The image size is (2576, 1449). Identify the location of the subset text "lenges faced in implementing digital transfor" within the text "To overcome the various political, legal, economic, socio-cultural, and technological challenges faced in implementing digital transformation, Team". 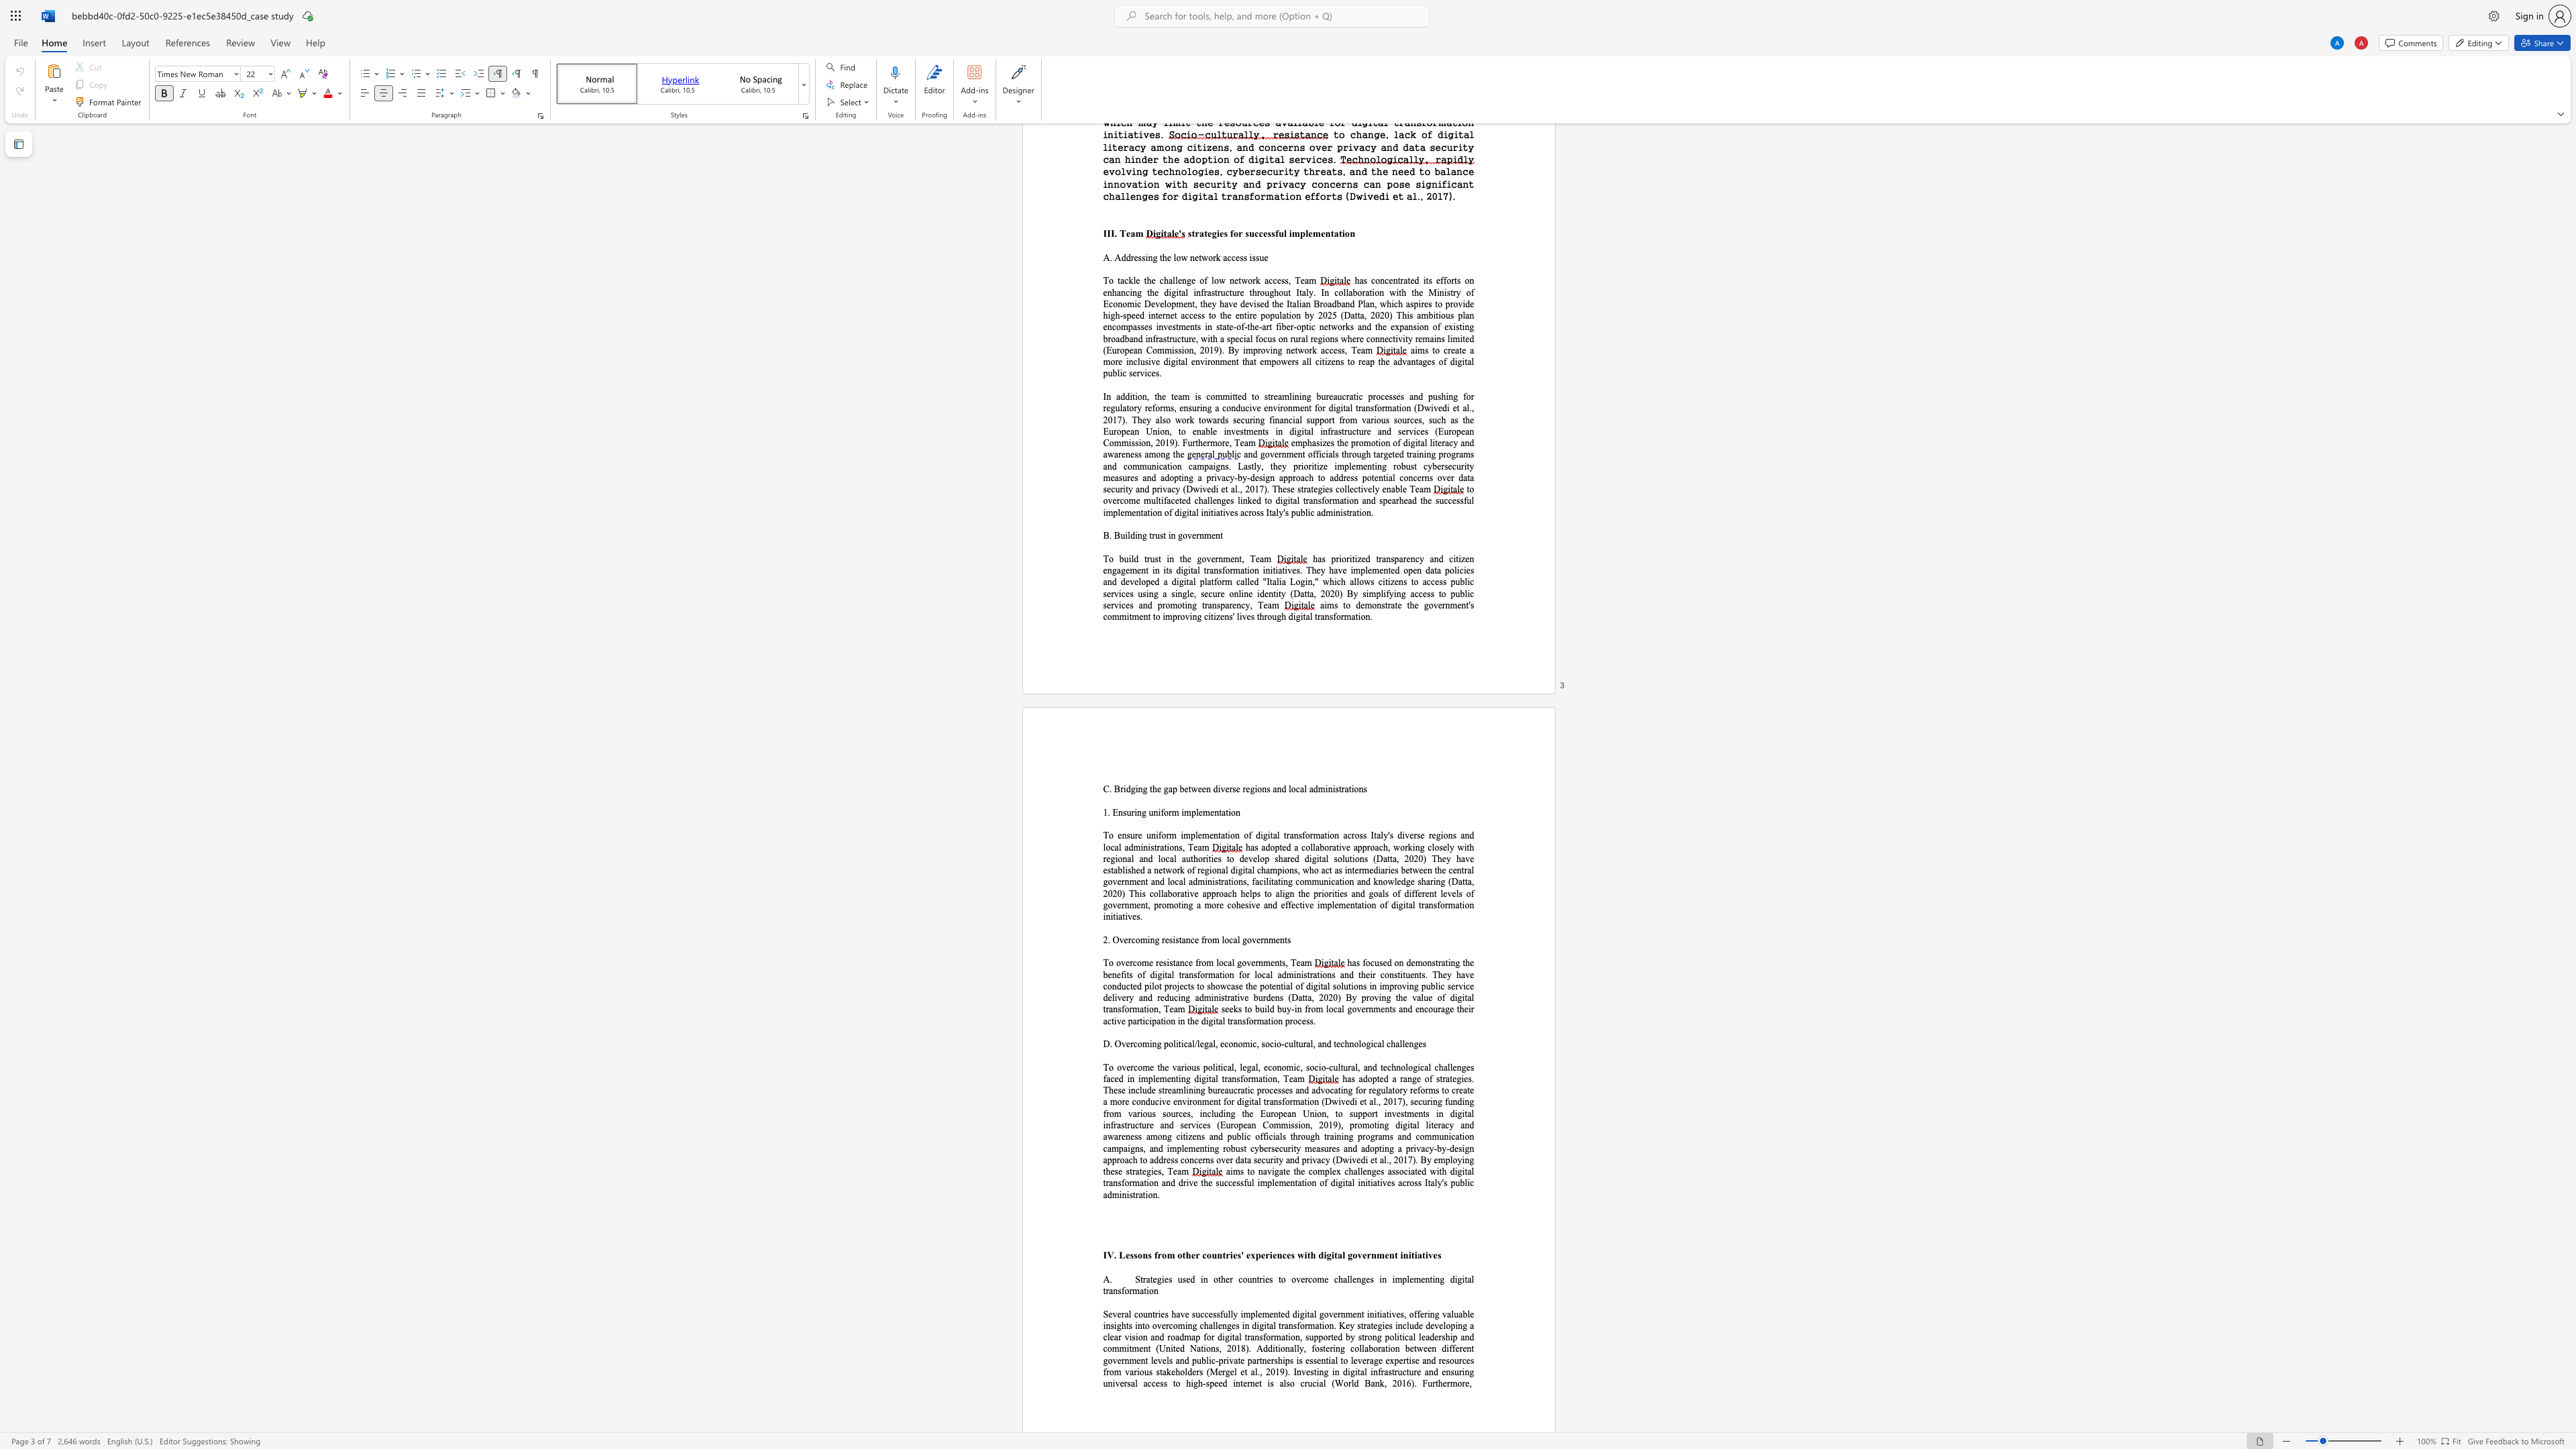
(1449, 1067).